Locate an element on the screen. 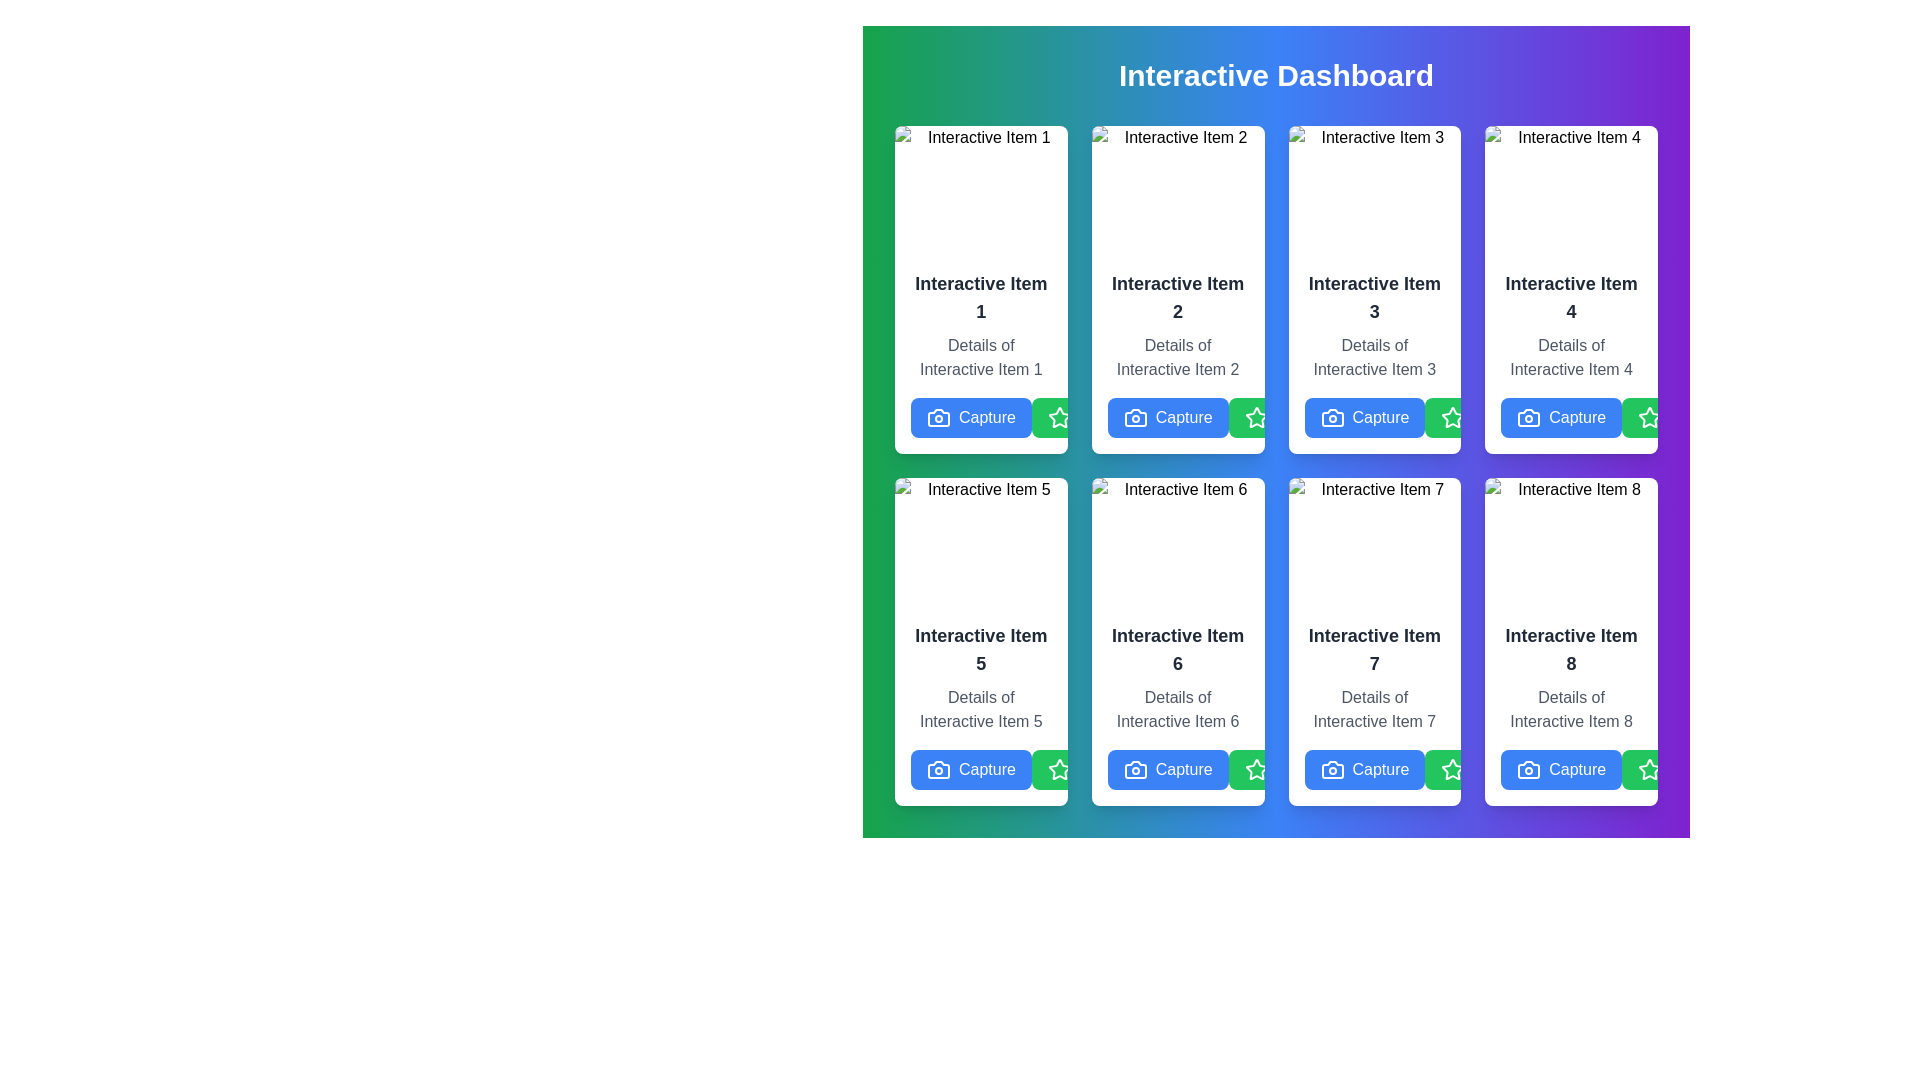 The image size is (1920, 1080). the capture button located at the bottom of the card labeled 'Interactive Item 8' in the last row's far-right column is located at coordinates (1560, 769).